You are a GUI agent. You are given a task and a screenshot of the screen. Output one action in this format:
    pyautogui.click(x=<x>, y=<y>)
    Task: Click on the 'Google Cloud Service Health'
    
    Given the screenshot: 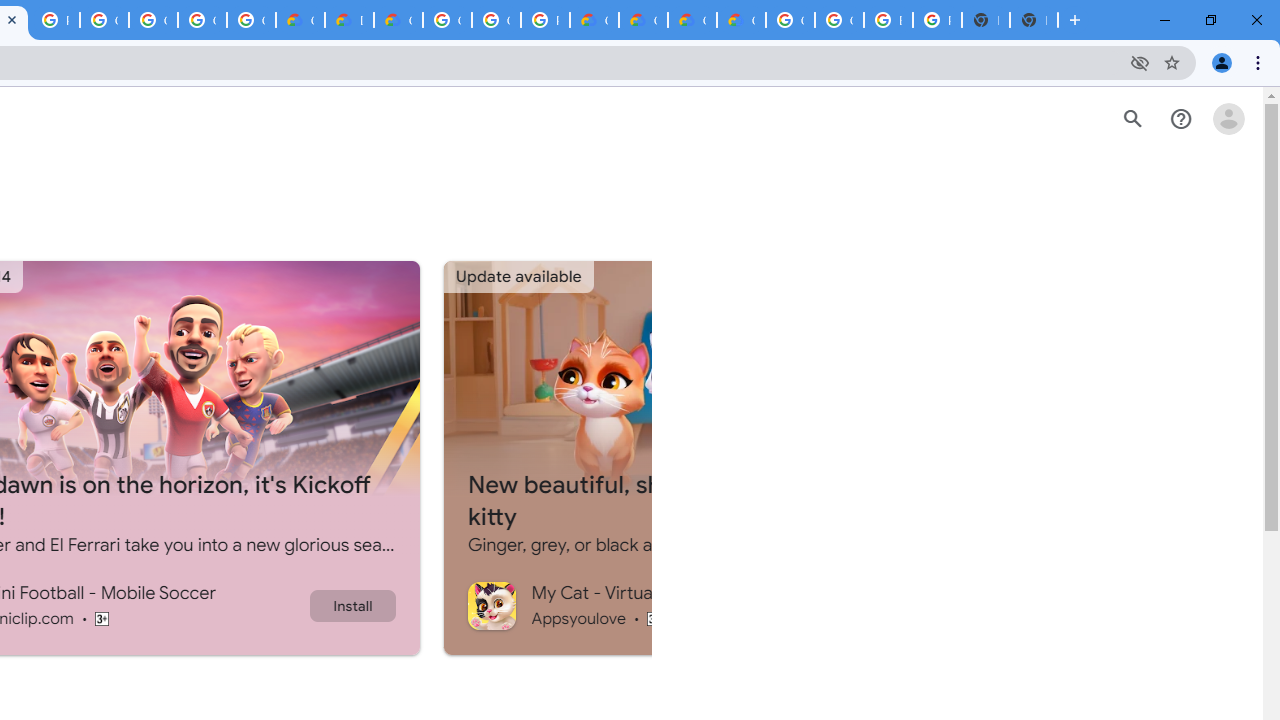 What is the action you would take?
    pyautogui.click(x=740, y=20)
    